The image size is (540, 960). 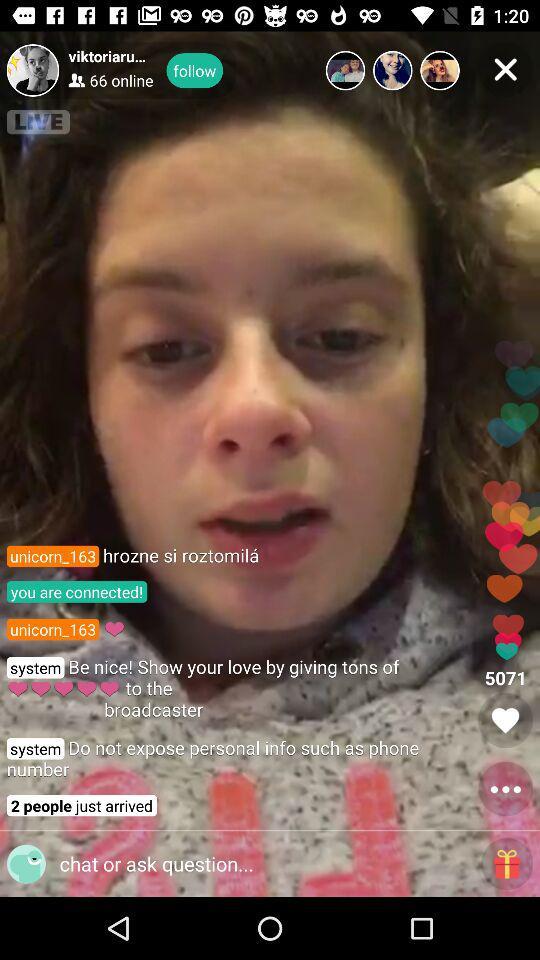 I want to click on the more icon, so click(x=504, y=789).